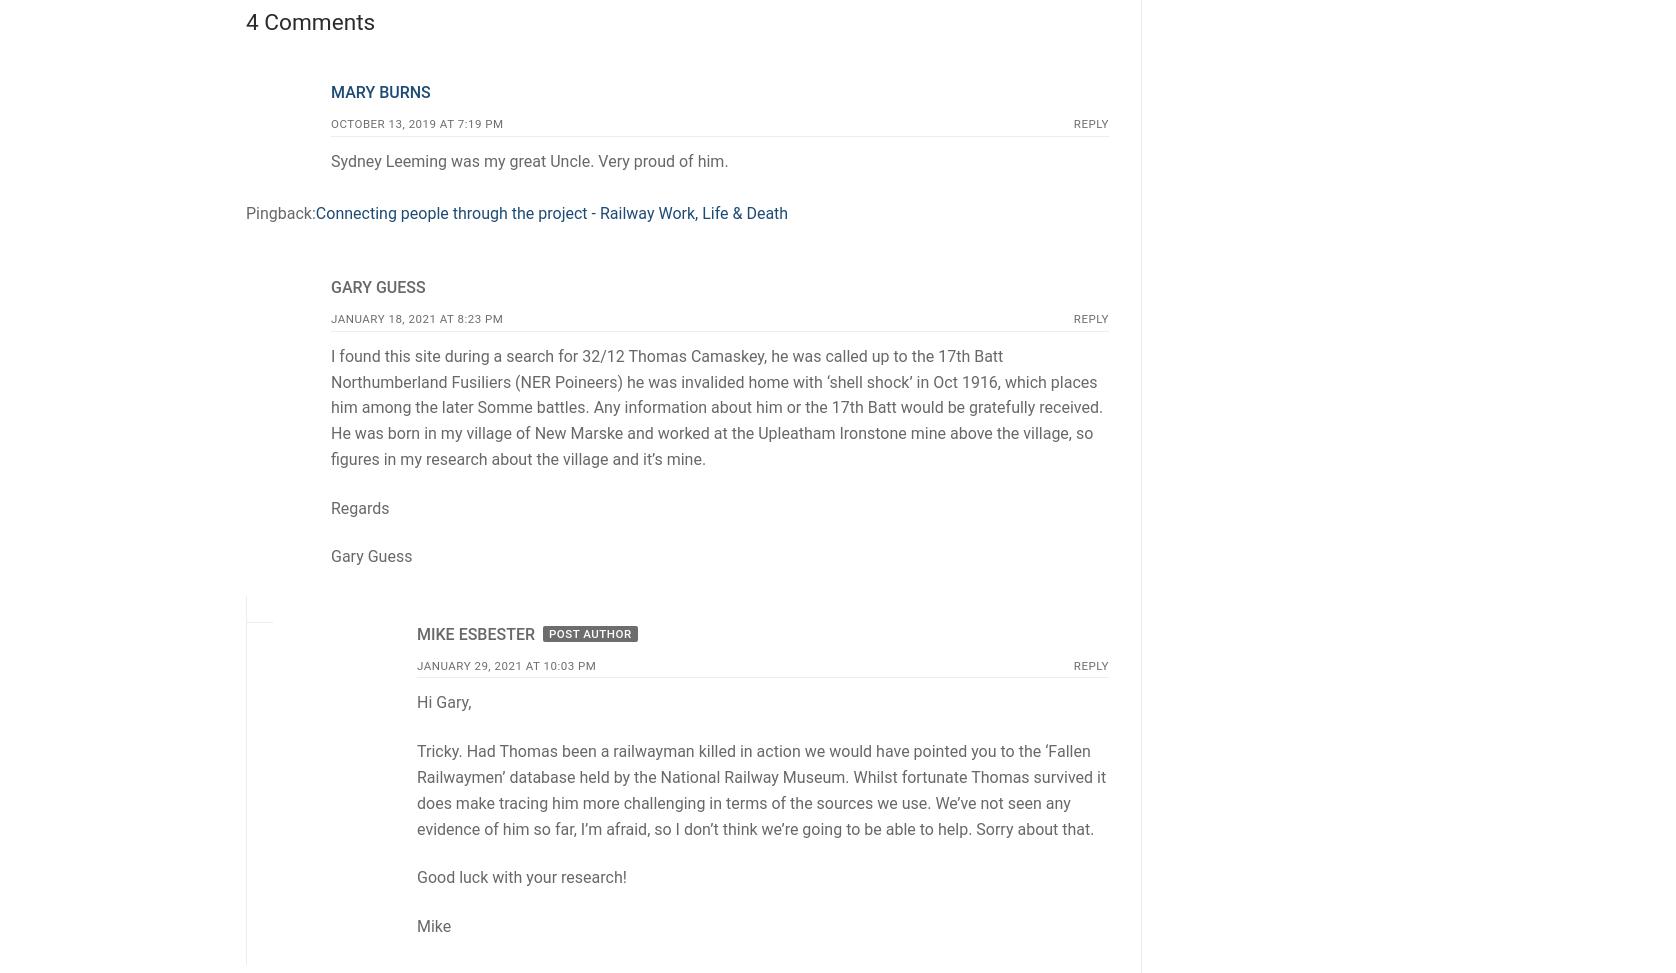 This screenshot has height=973, width=1676. Describe the element at coordinates (359, 506) in the screenshot. I see `'Regards'` at that location.